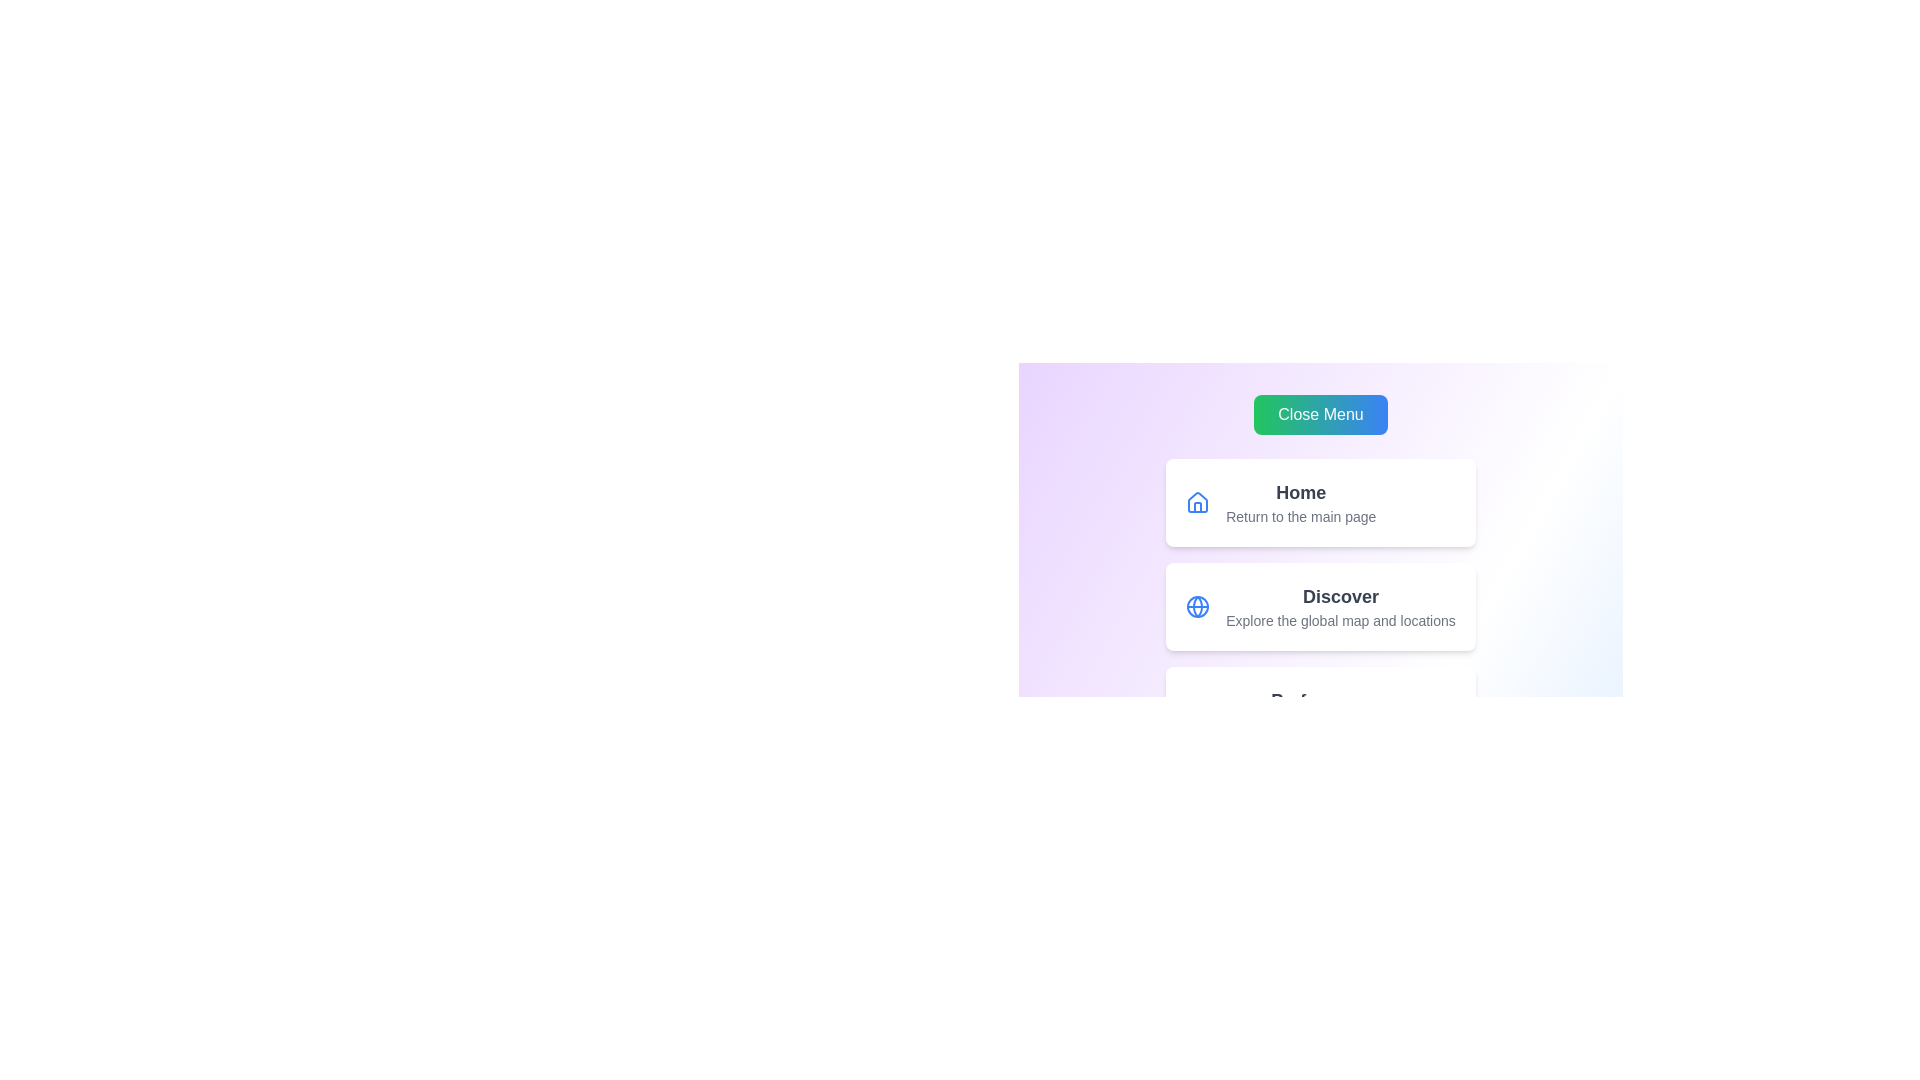  I want to click on the menu item Home, so click(1320, 501).